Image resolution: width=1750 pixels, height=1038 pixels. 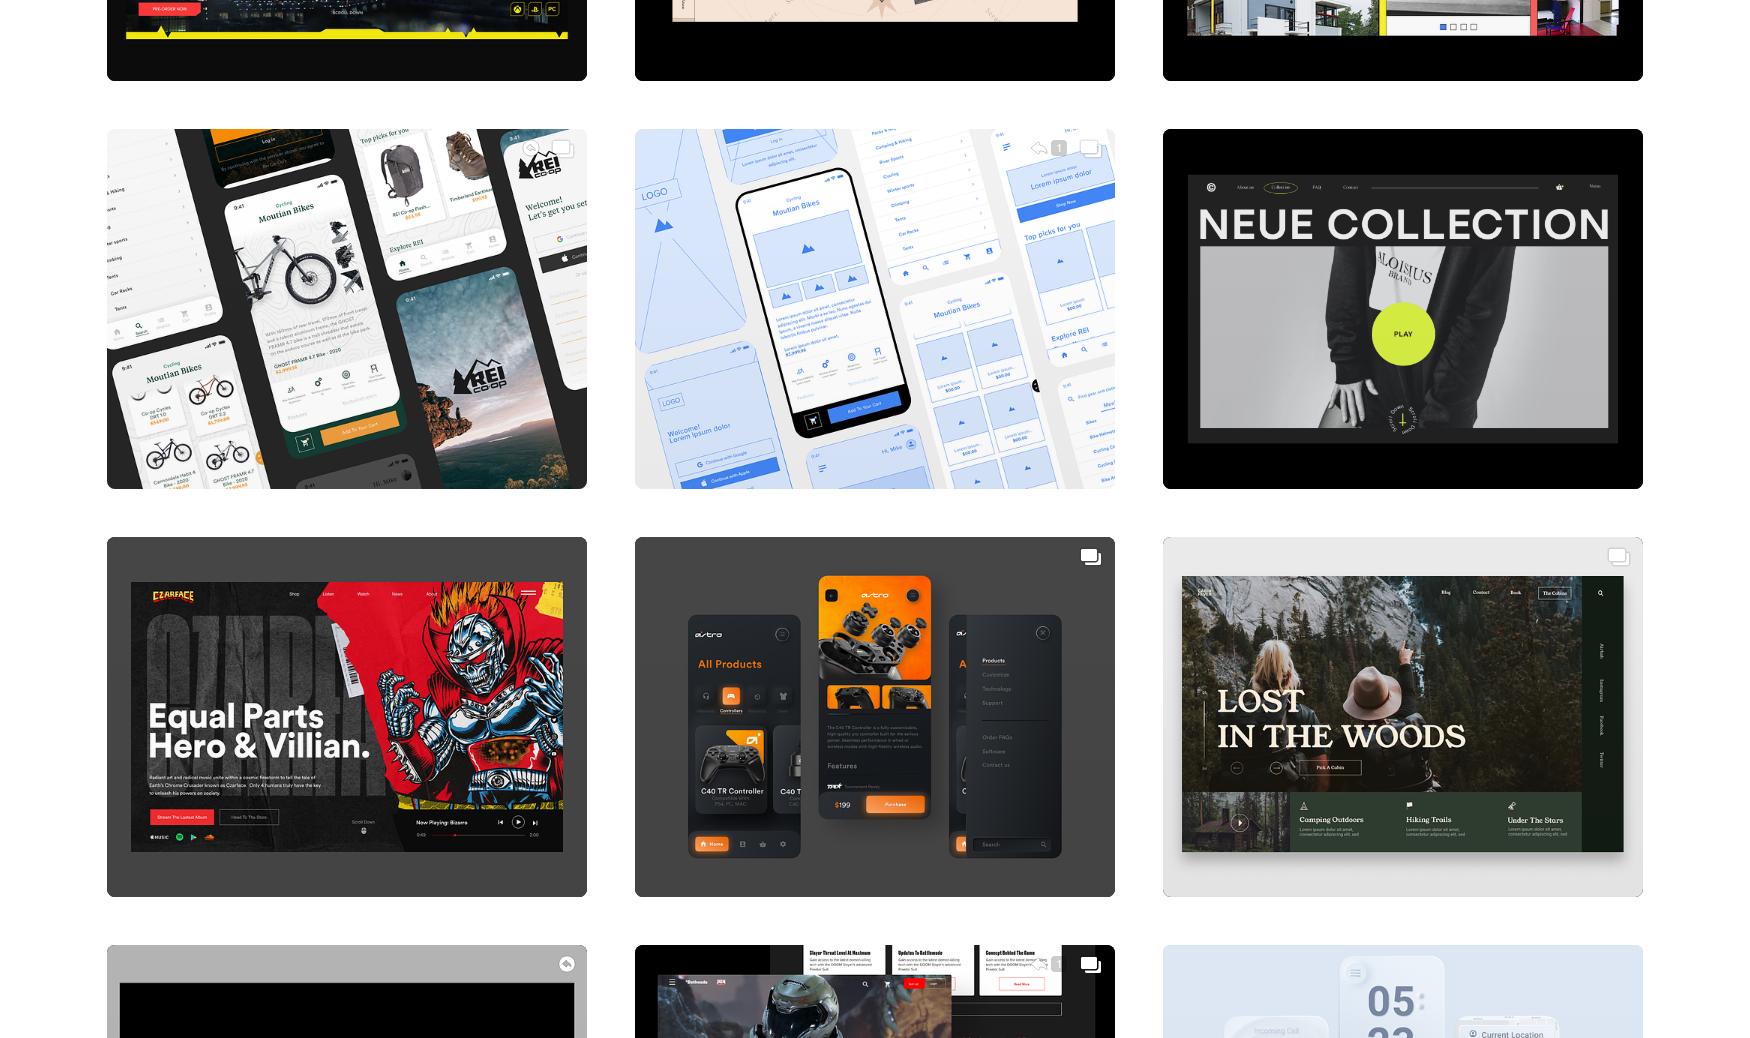 I want to click on 'Cabin Fever', so click(x=1182, y=855).